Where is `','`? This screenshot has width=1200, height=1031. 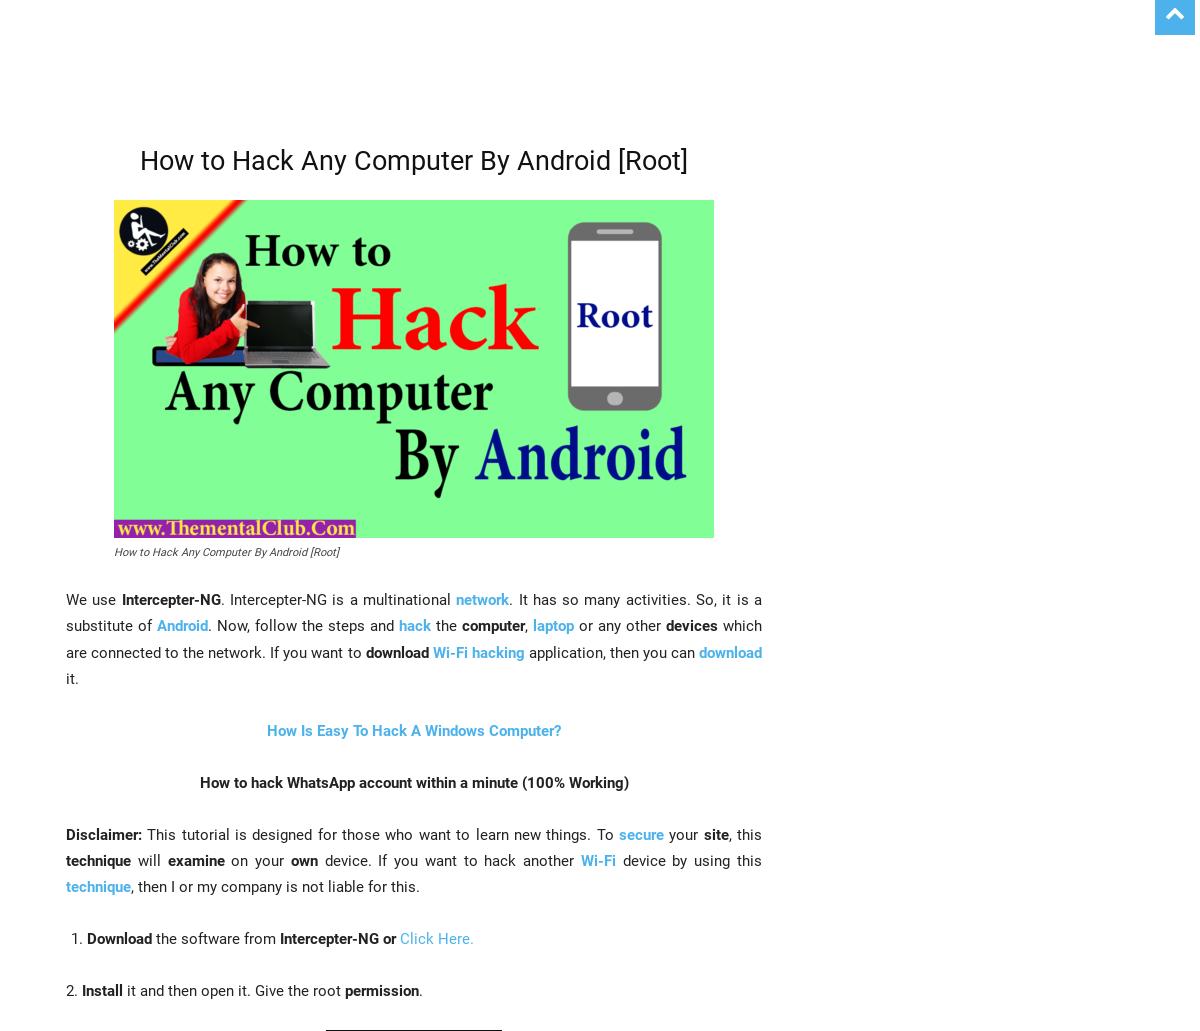 ',' is located at coordinates (524, 626).